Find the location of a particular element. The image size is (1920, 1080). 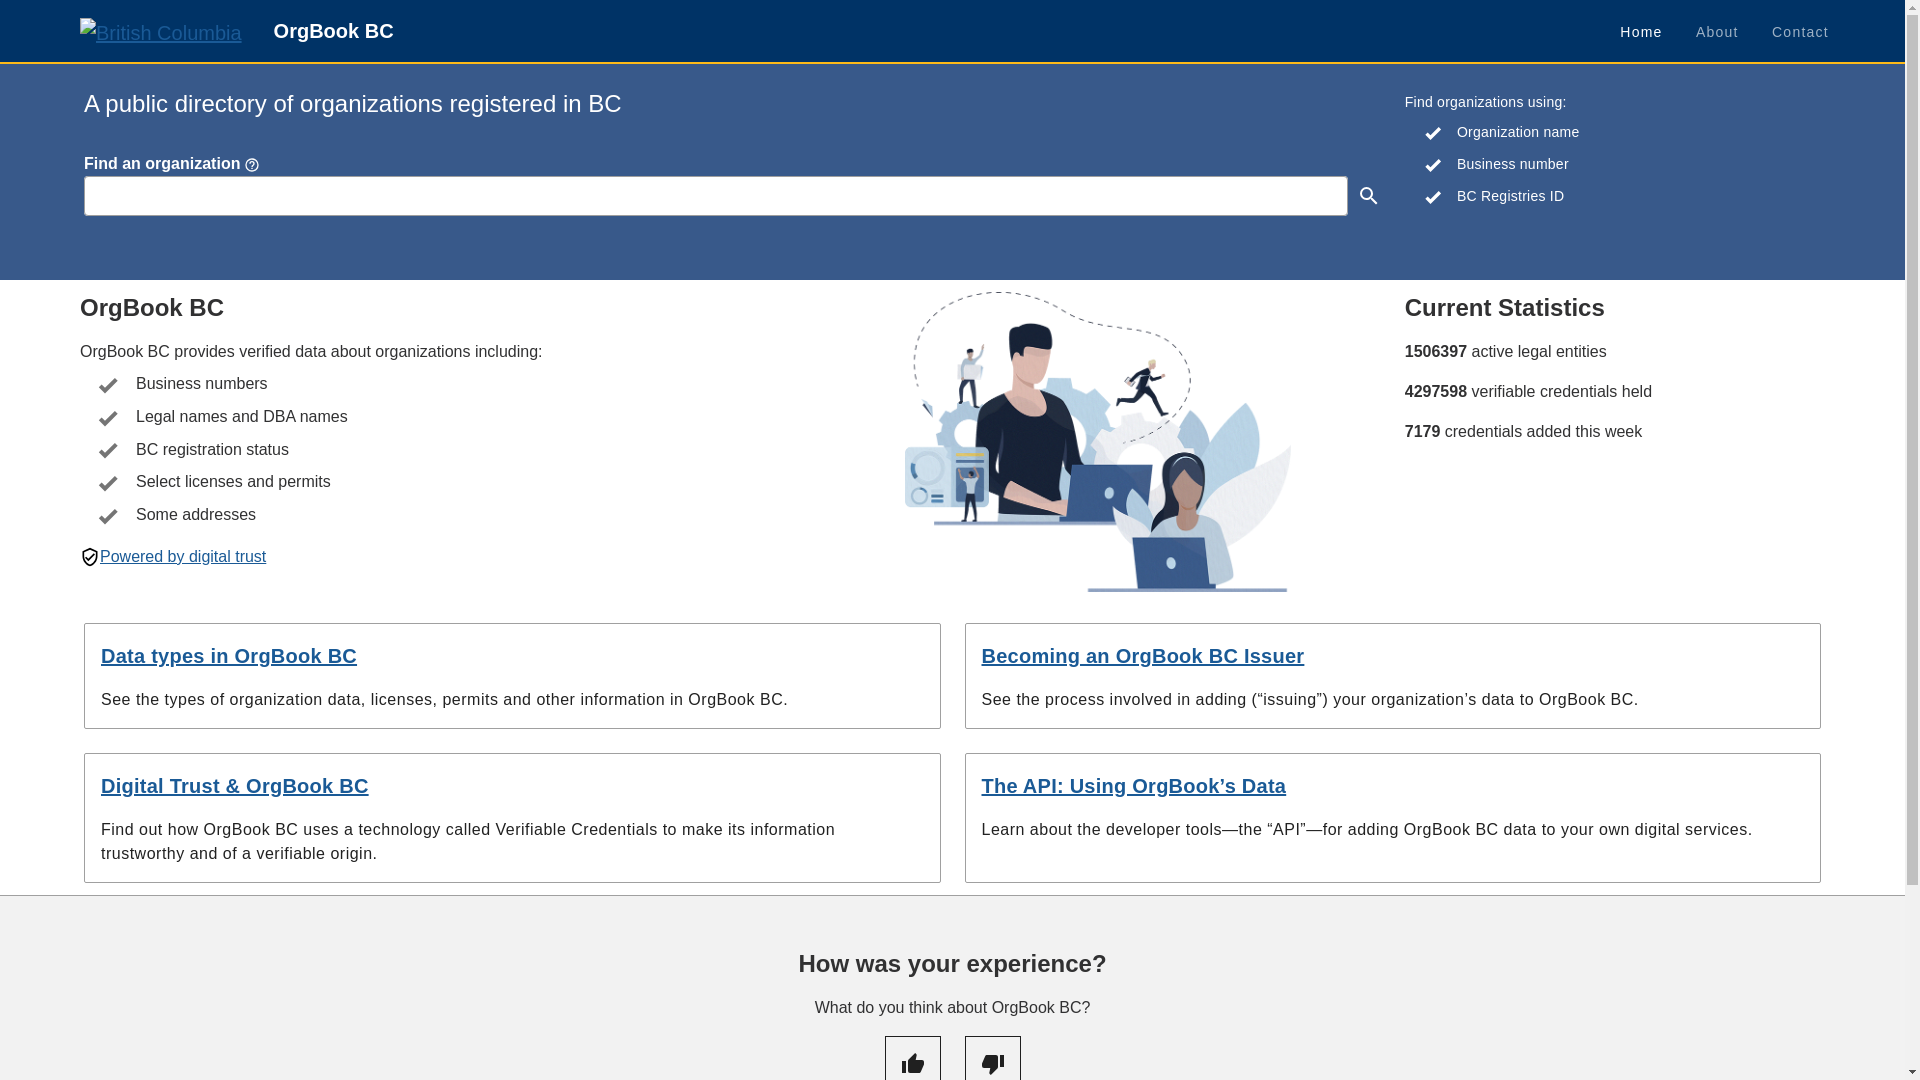

'Digital Trust & OrgBook BC' is located at coordinates (235, 785).